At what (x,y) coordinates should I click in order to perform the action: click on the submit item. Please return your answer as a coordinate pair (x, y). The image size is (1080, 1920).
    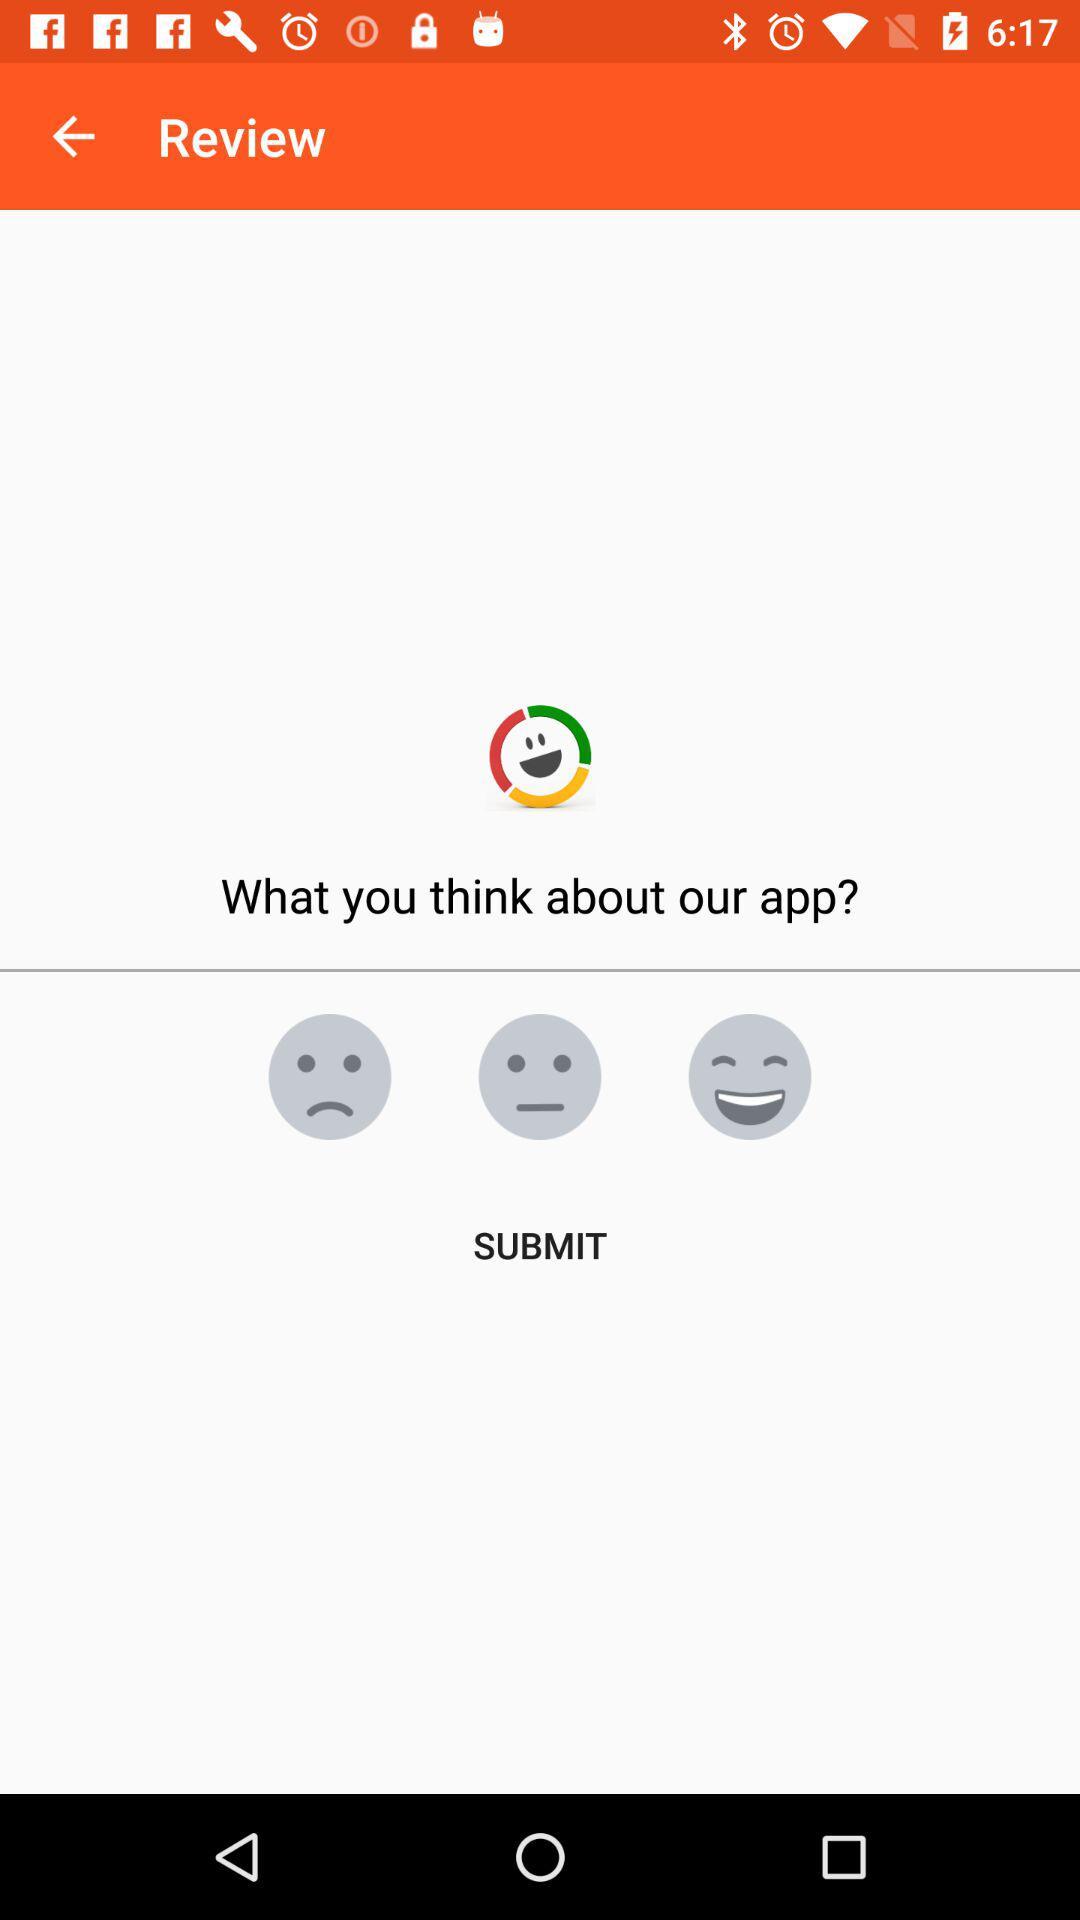
    Looking at the image, I should click on (540, 1243).